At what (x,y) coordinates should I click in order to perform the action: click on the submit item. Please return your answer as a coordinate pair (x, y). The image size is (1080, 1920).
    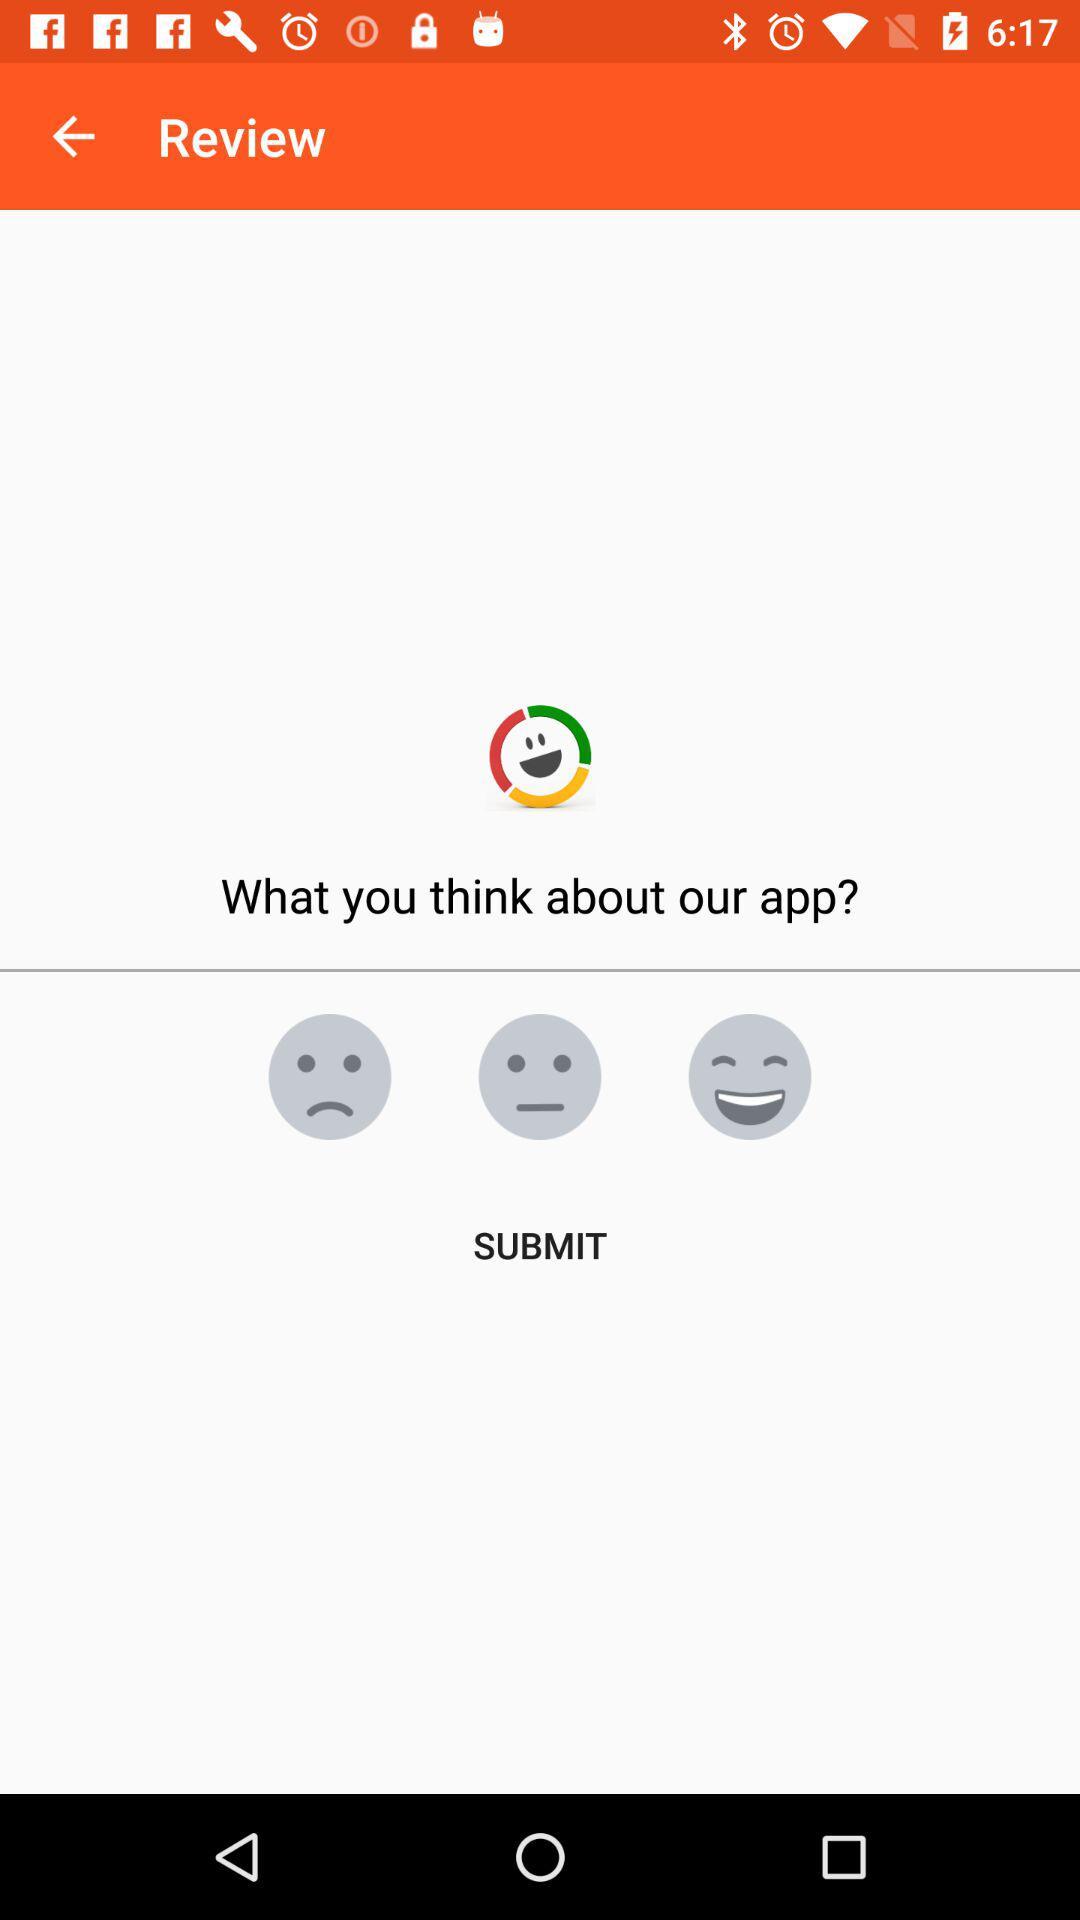
    Looking at the image, I should click on (540, 1243).